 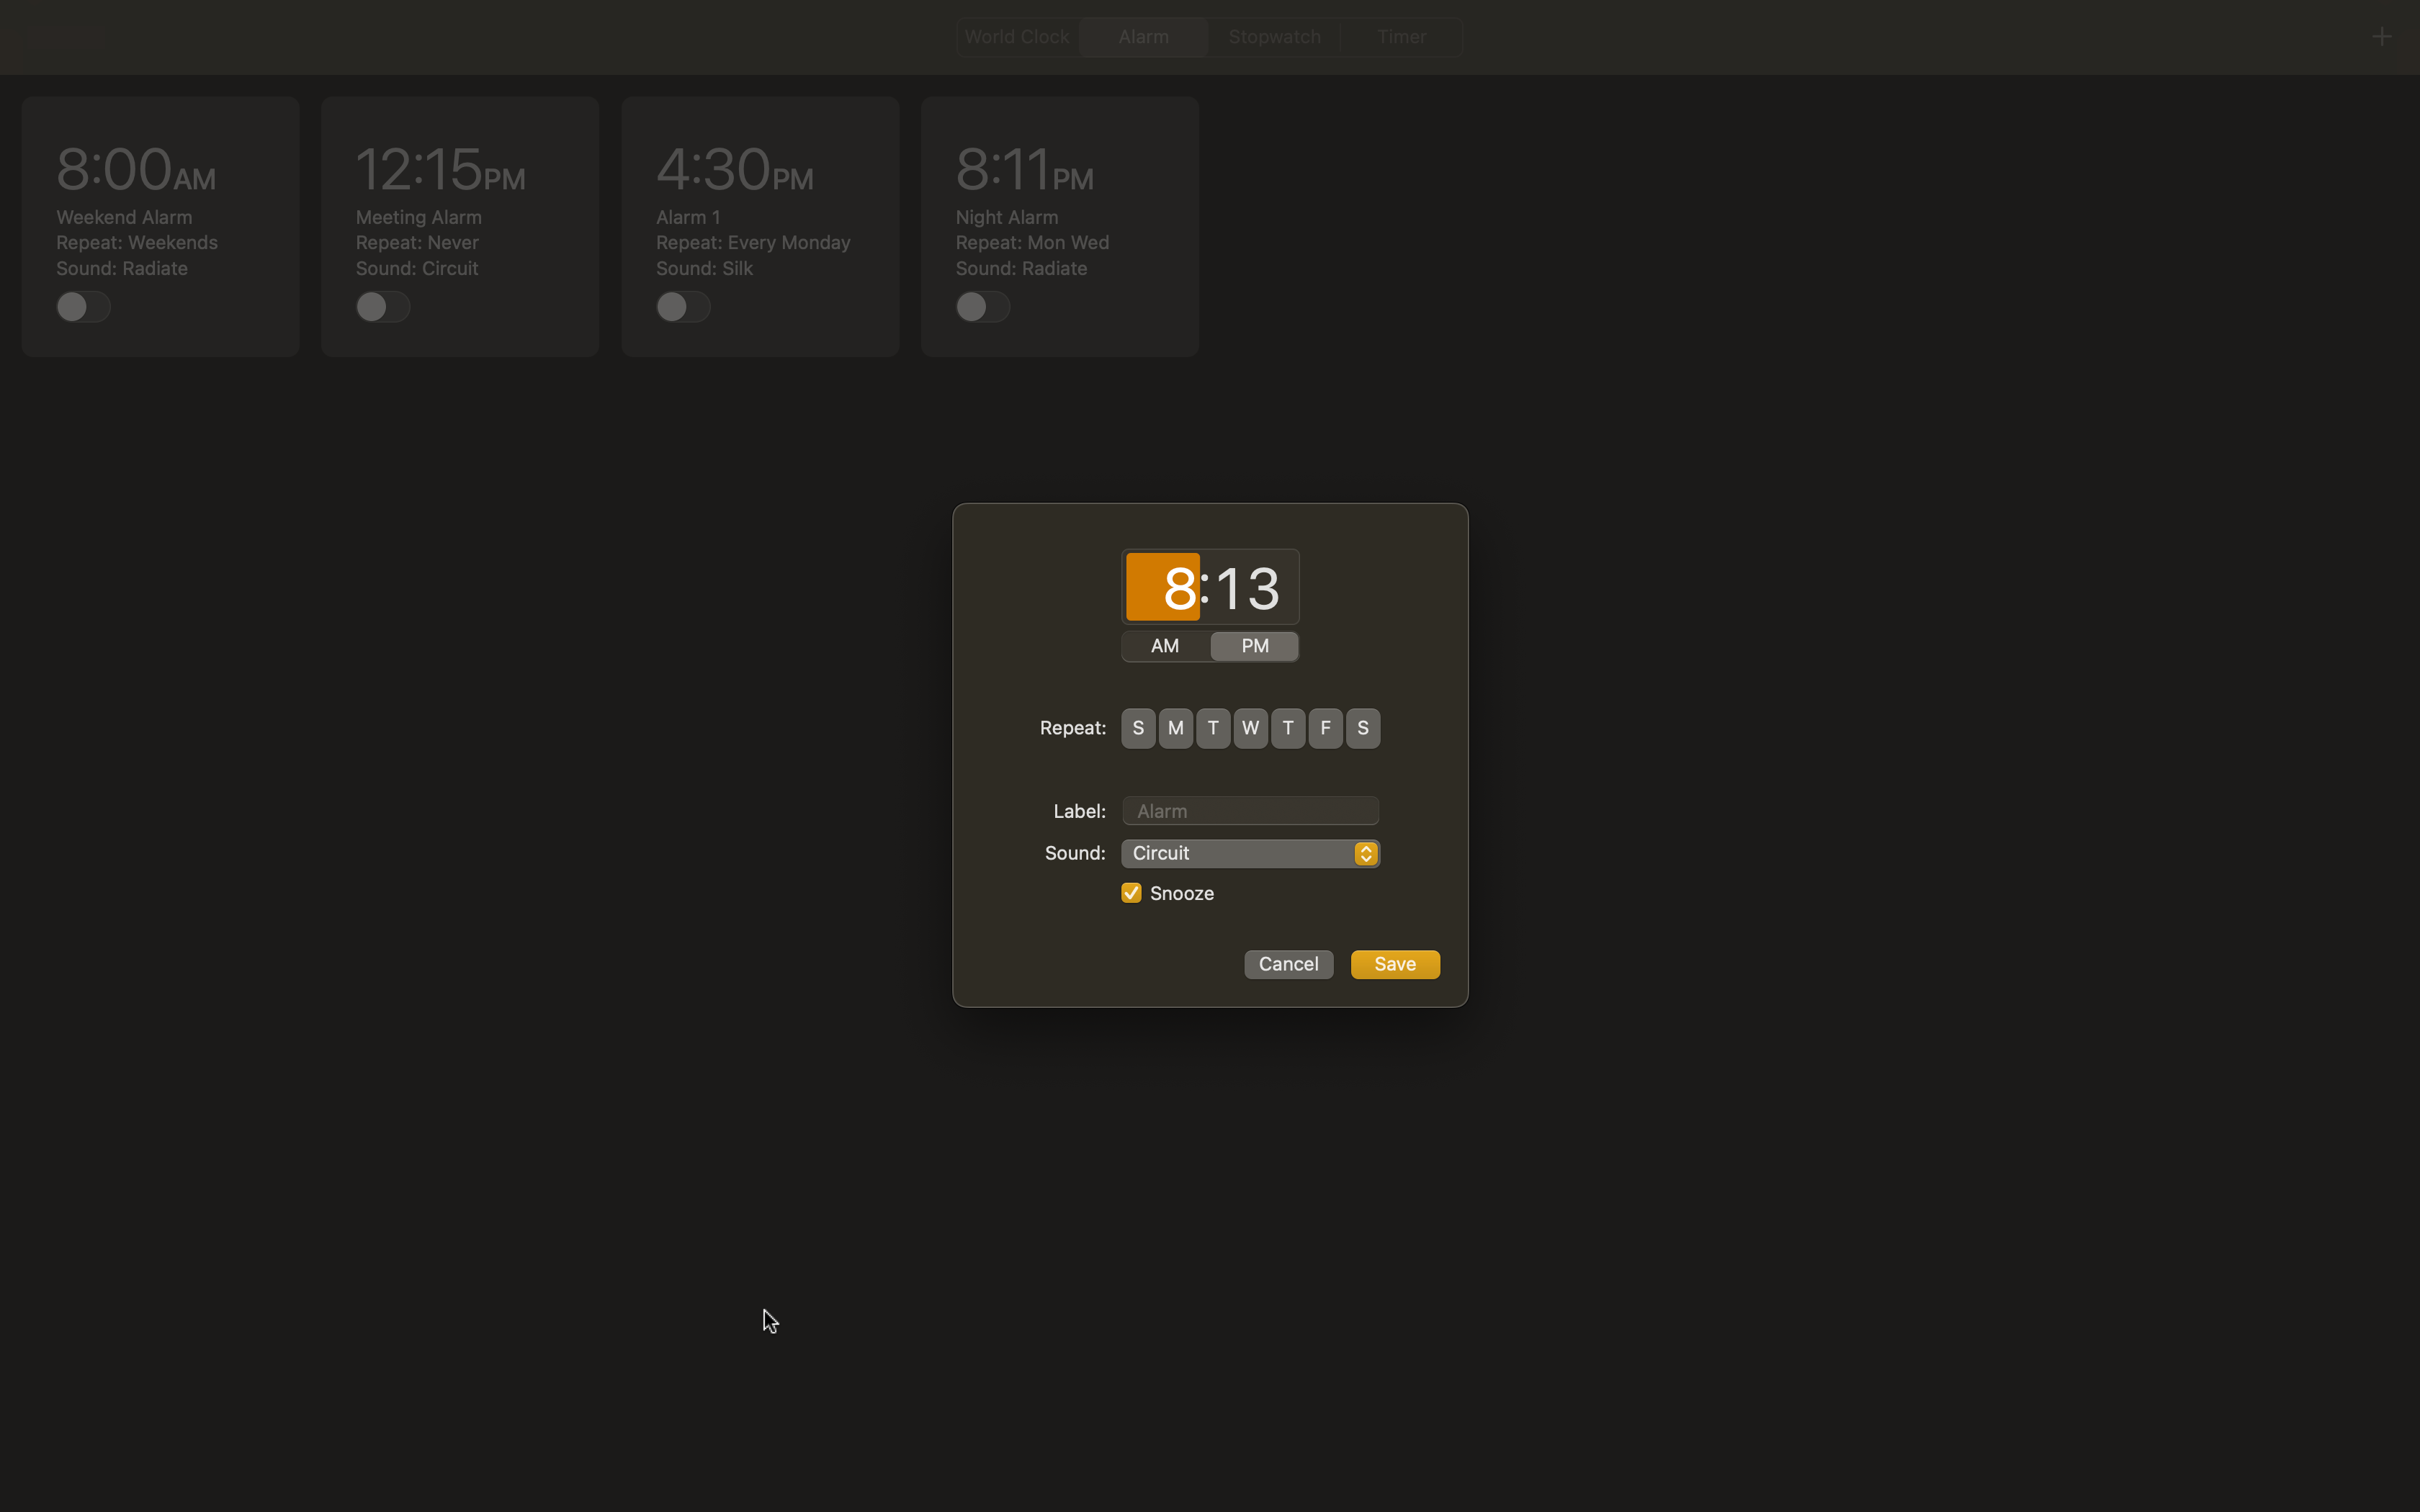 What do you see at coordinates (1250, 807) in the screenshot?
I see `the title of alarm as "Lazy Day` at bounding box center [1250, 807].